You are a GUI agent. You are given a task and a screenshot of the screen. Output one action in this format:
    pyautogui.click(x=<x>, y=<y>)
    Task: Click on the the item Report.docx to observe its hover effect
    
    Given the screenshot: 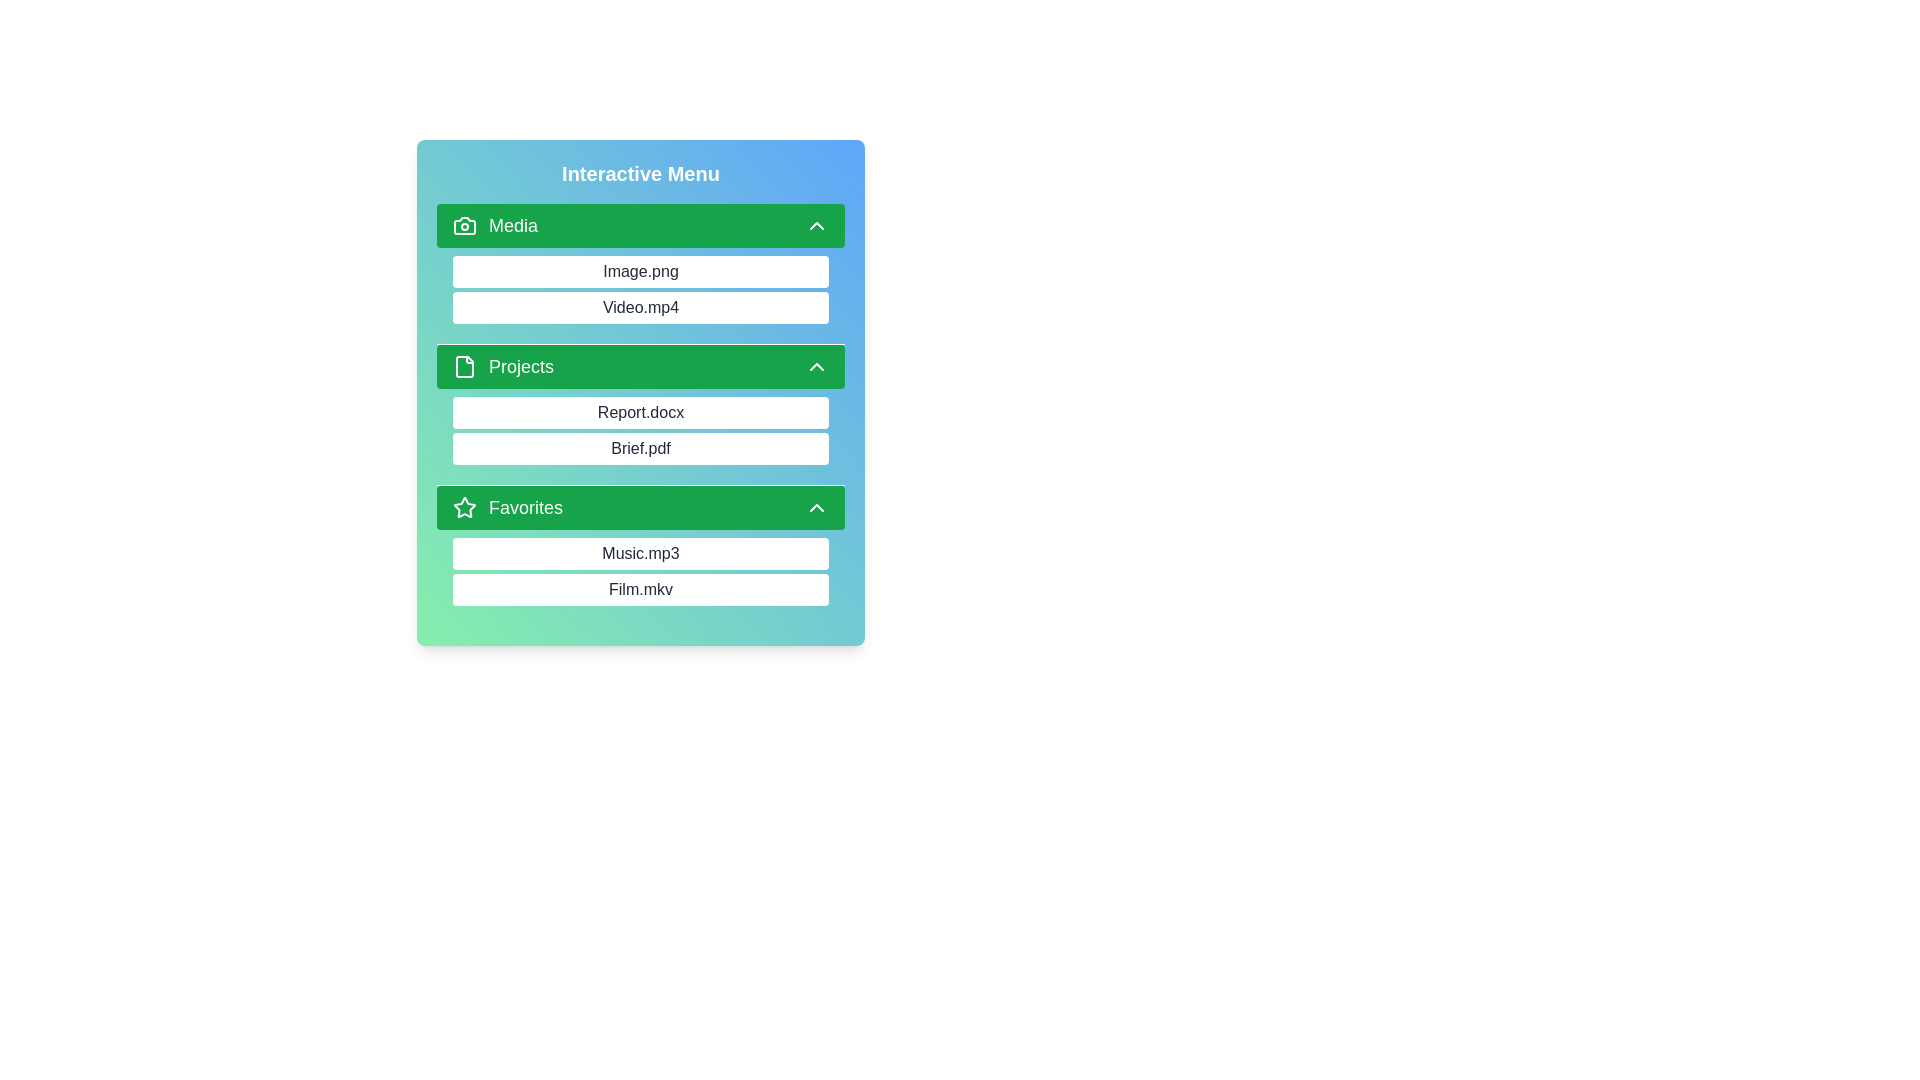 What is the action you would take?
    pyautogui.click(x=641, y=411)
    